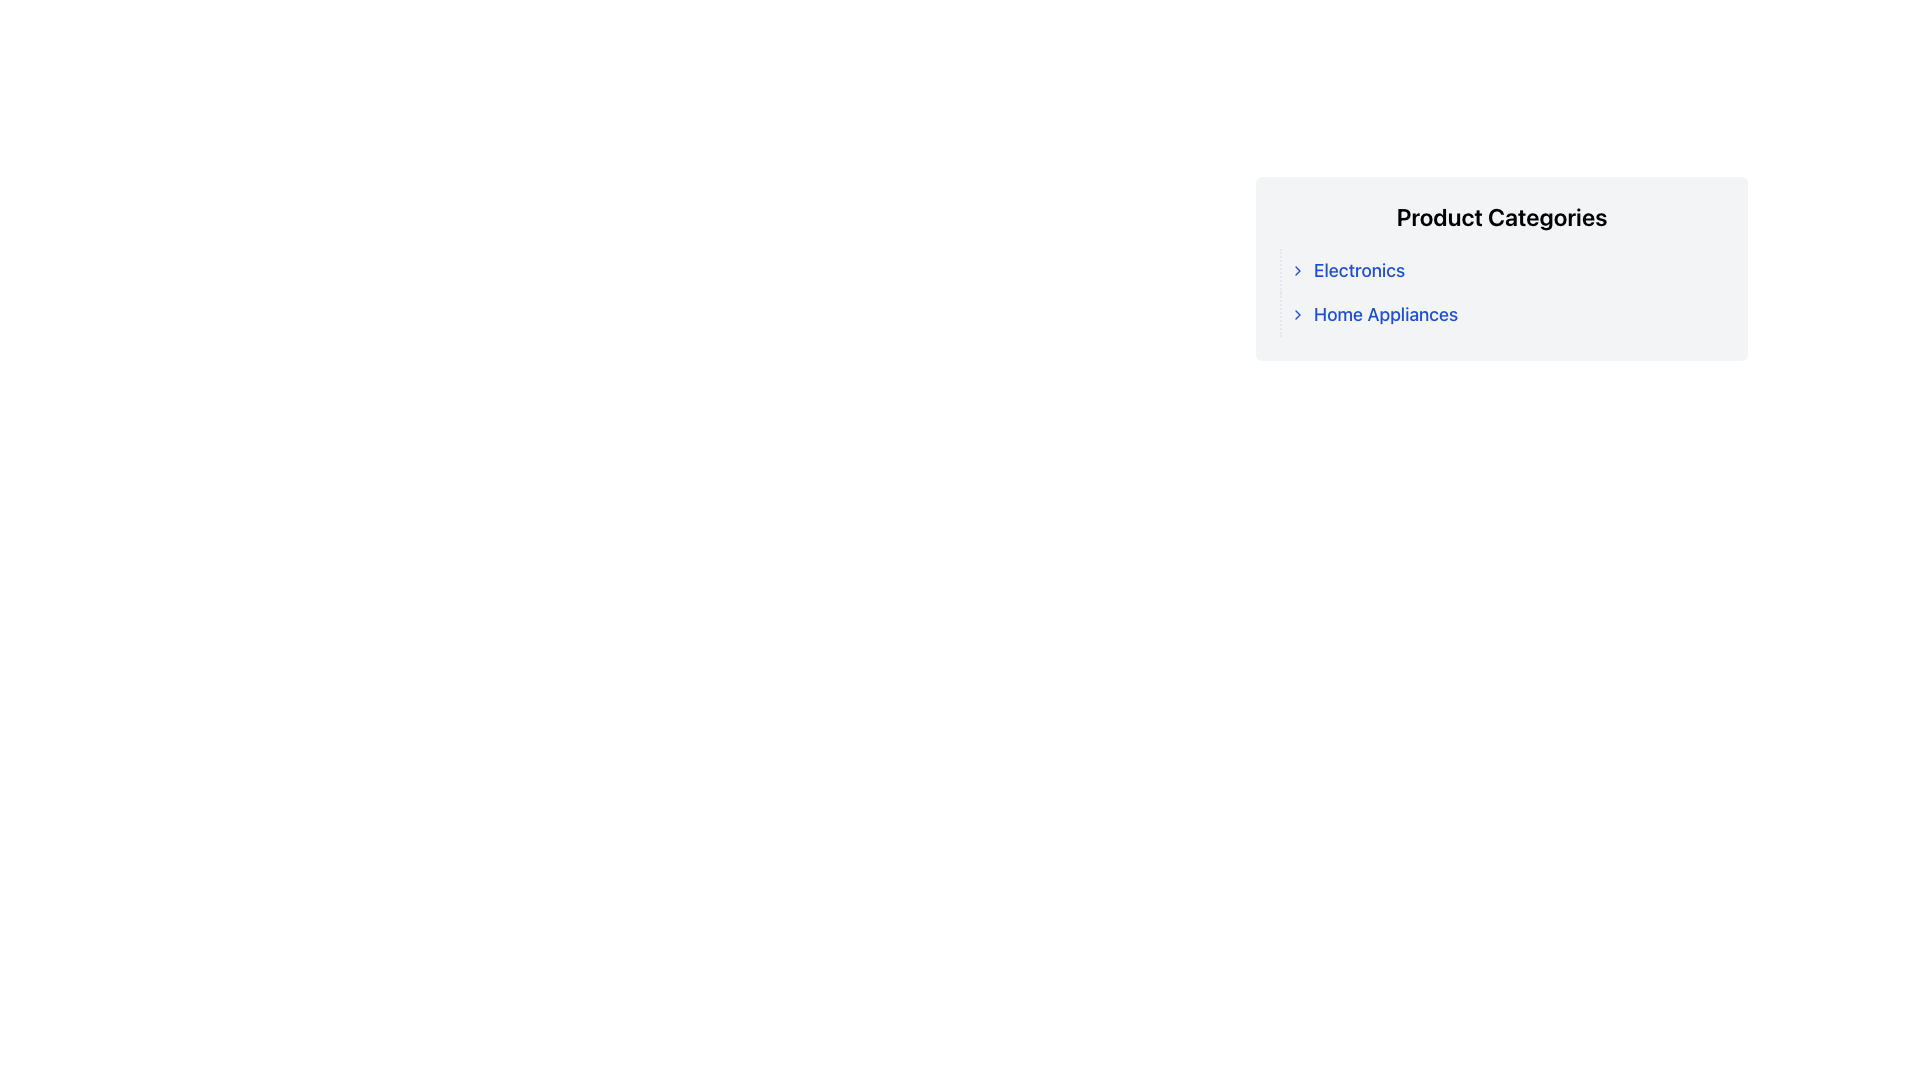  I want to click on the toggle icon, so click(1297, 270).